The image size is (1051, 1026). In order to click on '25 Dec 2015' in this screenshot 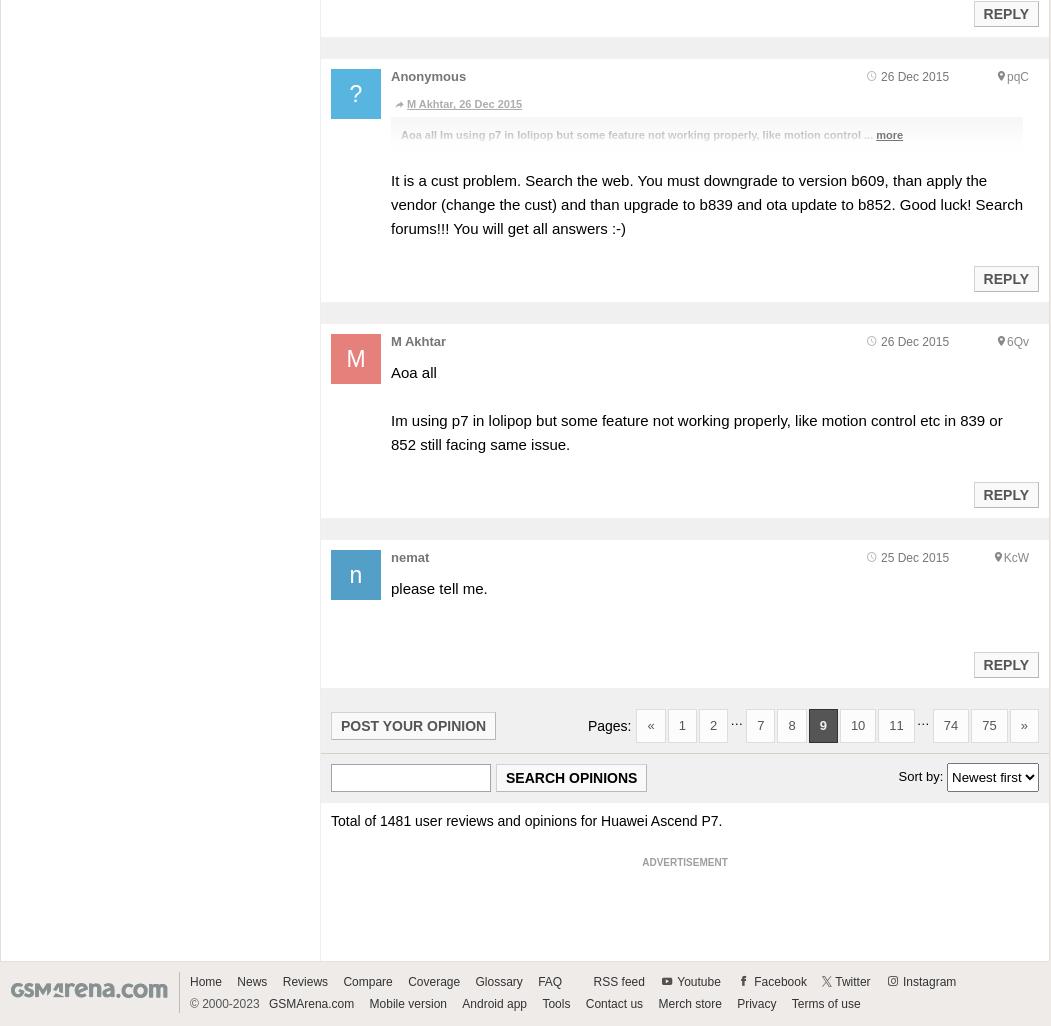, I will do `click(915, 558)`.